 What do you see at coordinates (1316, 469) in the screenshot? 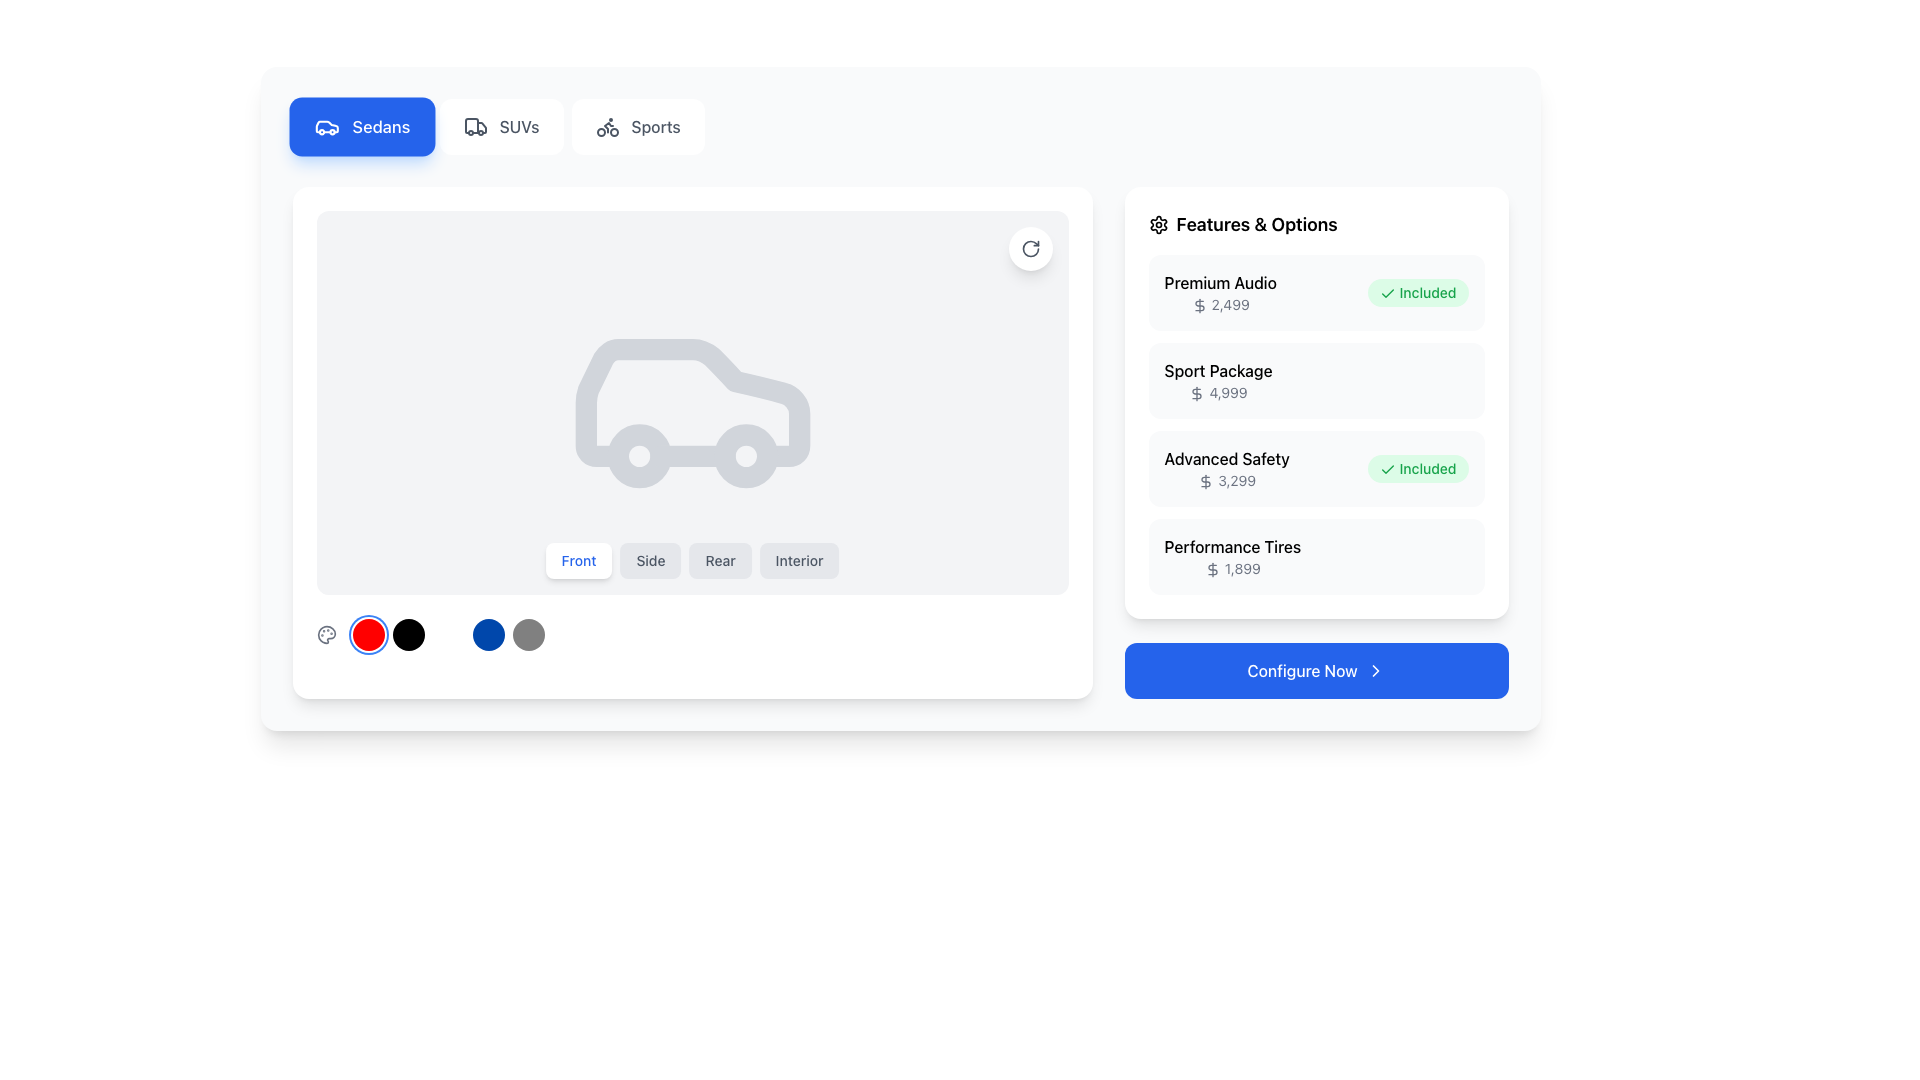
I see `the 'Advanced Safety' feature option card, which is the third option in the 'Features & Options' list on the right panel, located below 'Sport Package' and above 'Performance Tires'` at bounding box center [1316, 469].